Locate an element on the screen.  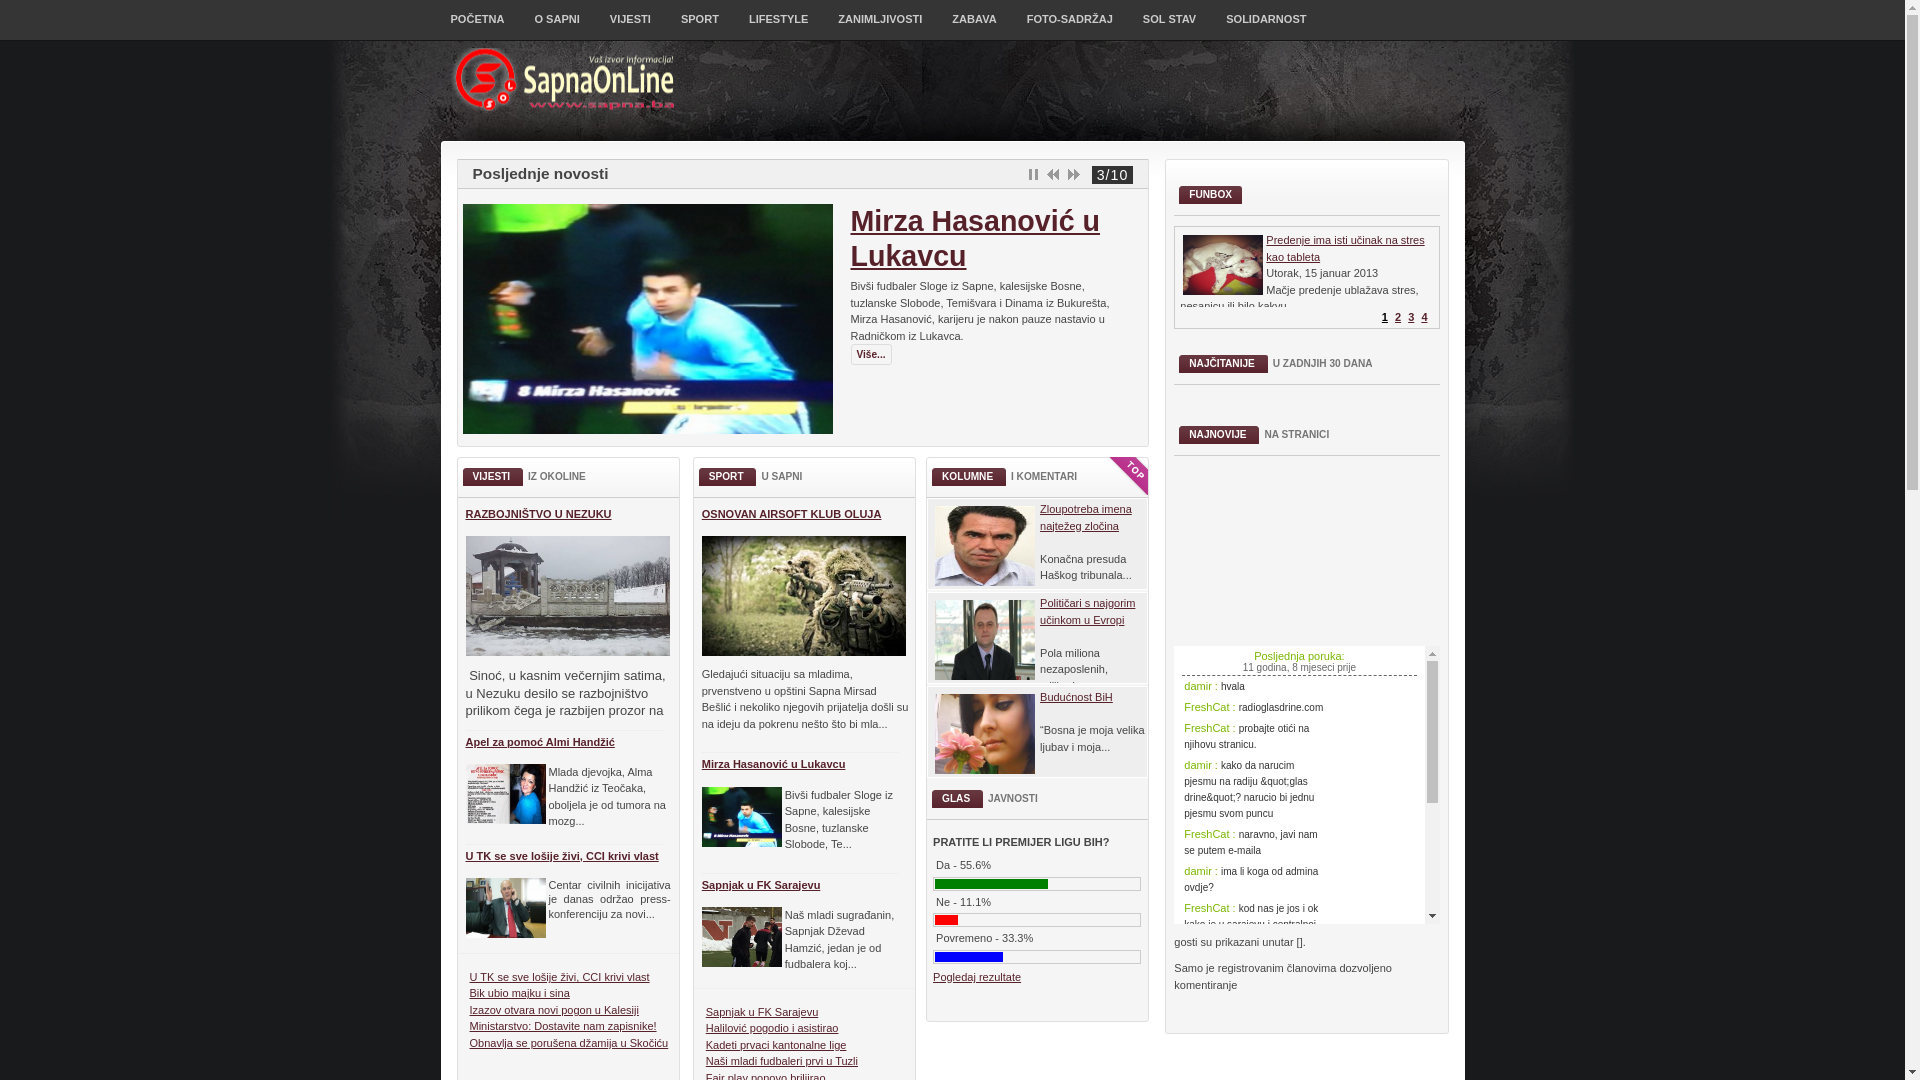
'O SAPNI' is located at coordinates (556, 27).